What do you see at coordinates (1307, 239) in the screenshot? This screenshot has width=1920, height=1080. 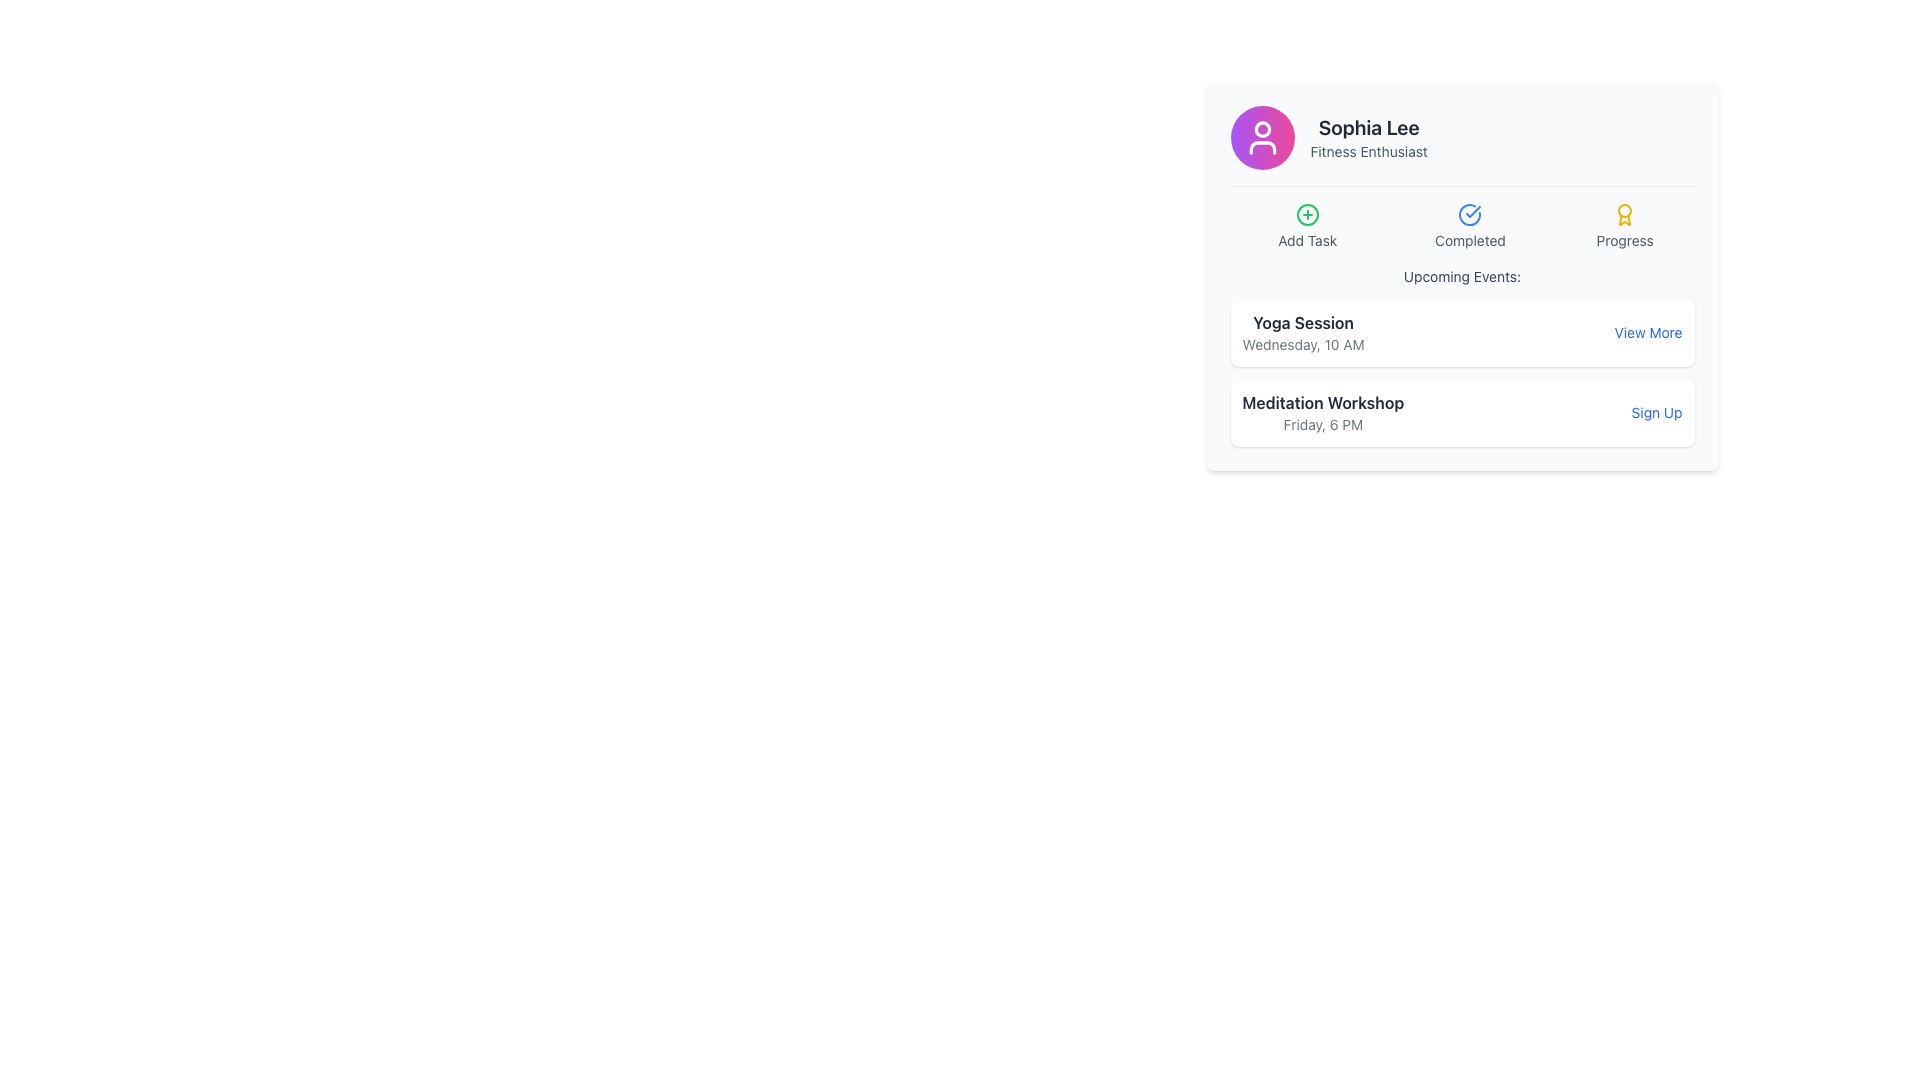 I see `the 'Add Task' label, which is a small gray text located below the green 'plus' icon in the upper section of the interface` at bounding box center [1307, 239].